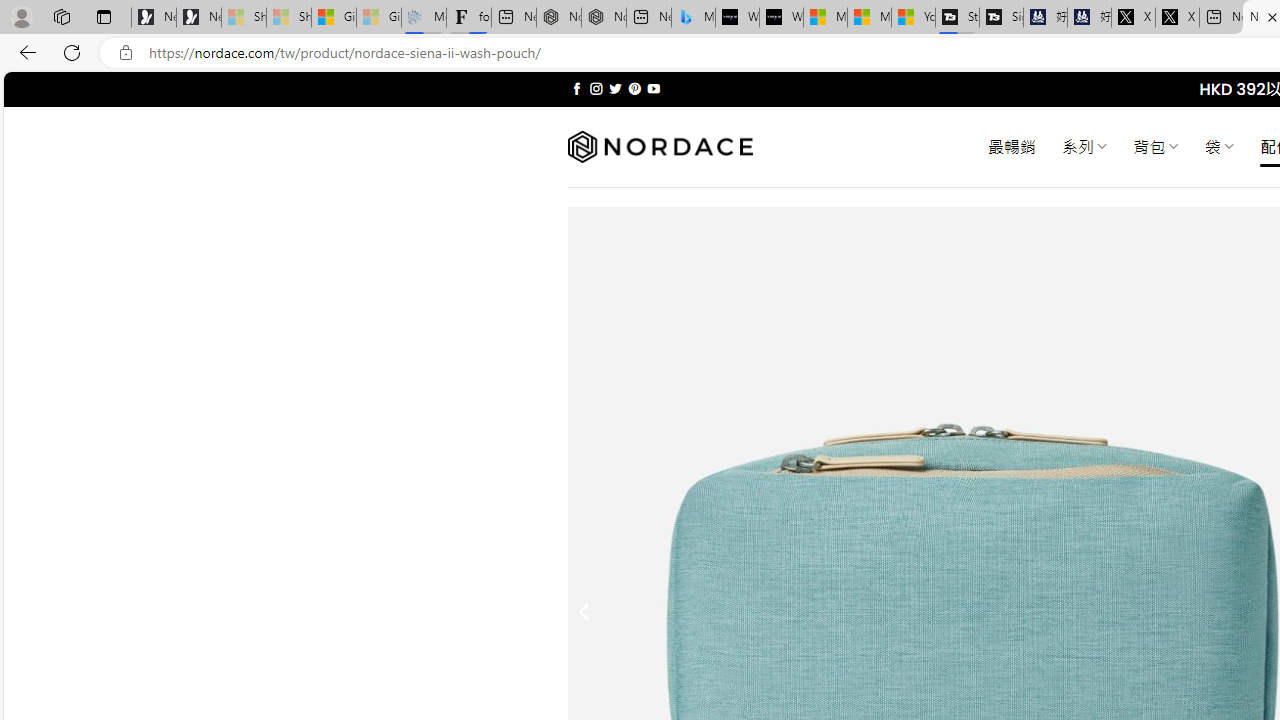  Describe the element at coordinates (576, 88) in the screenshot. I see `'Follow on Facebook'` at that location.